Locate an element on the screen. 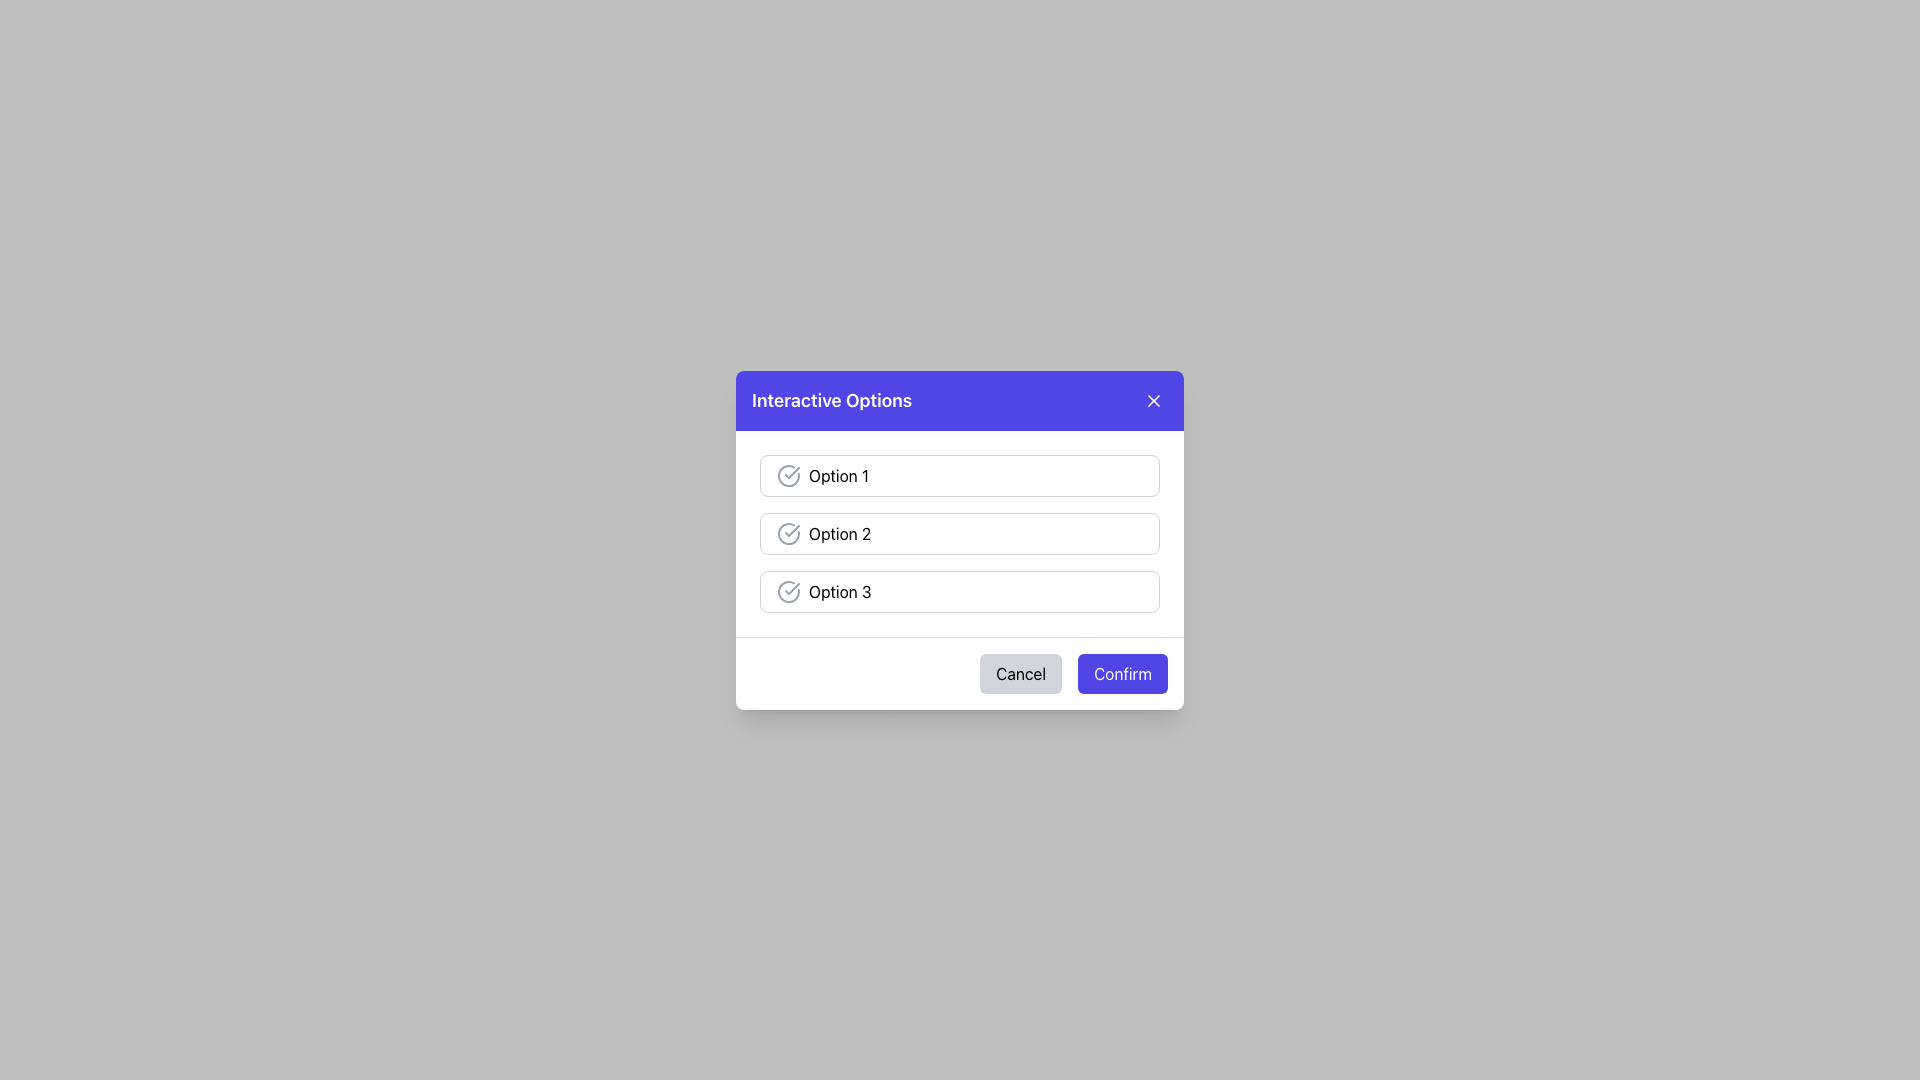 This screenshot has height=1080, width=1920. the decorative checkmark icon in the SVG graphic next to the 'Option 2' label within the 'Interactive Options' dialog box is located at coordinates (791, 529).